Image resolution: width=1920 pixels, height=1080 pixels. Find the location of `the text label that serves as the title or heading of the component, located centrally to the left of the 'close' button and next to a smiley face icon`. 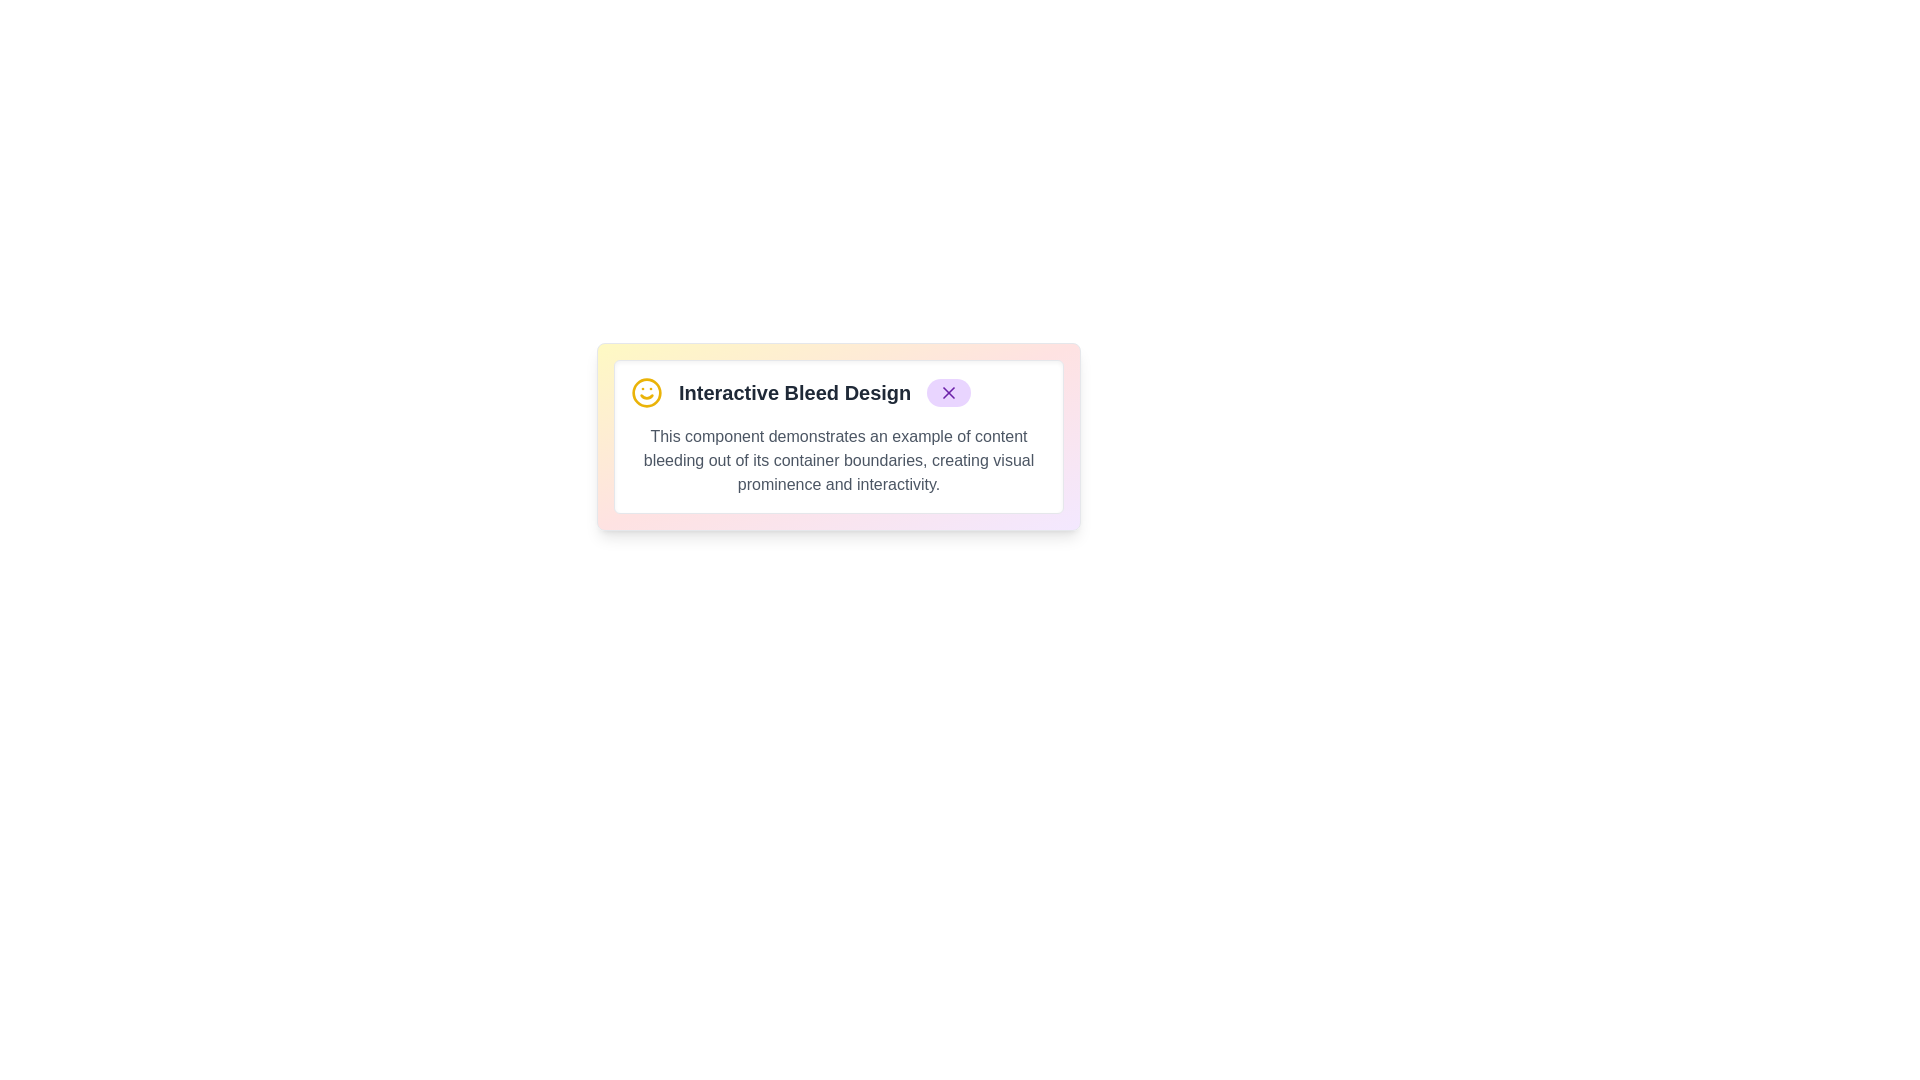

the text label that serves as the title or heading of the component, located centrally to the left of the 'close' button and next to a smiley face icon is located at coordinates (794, 393).